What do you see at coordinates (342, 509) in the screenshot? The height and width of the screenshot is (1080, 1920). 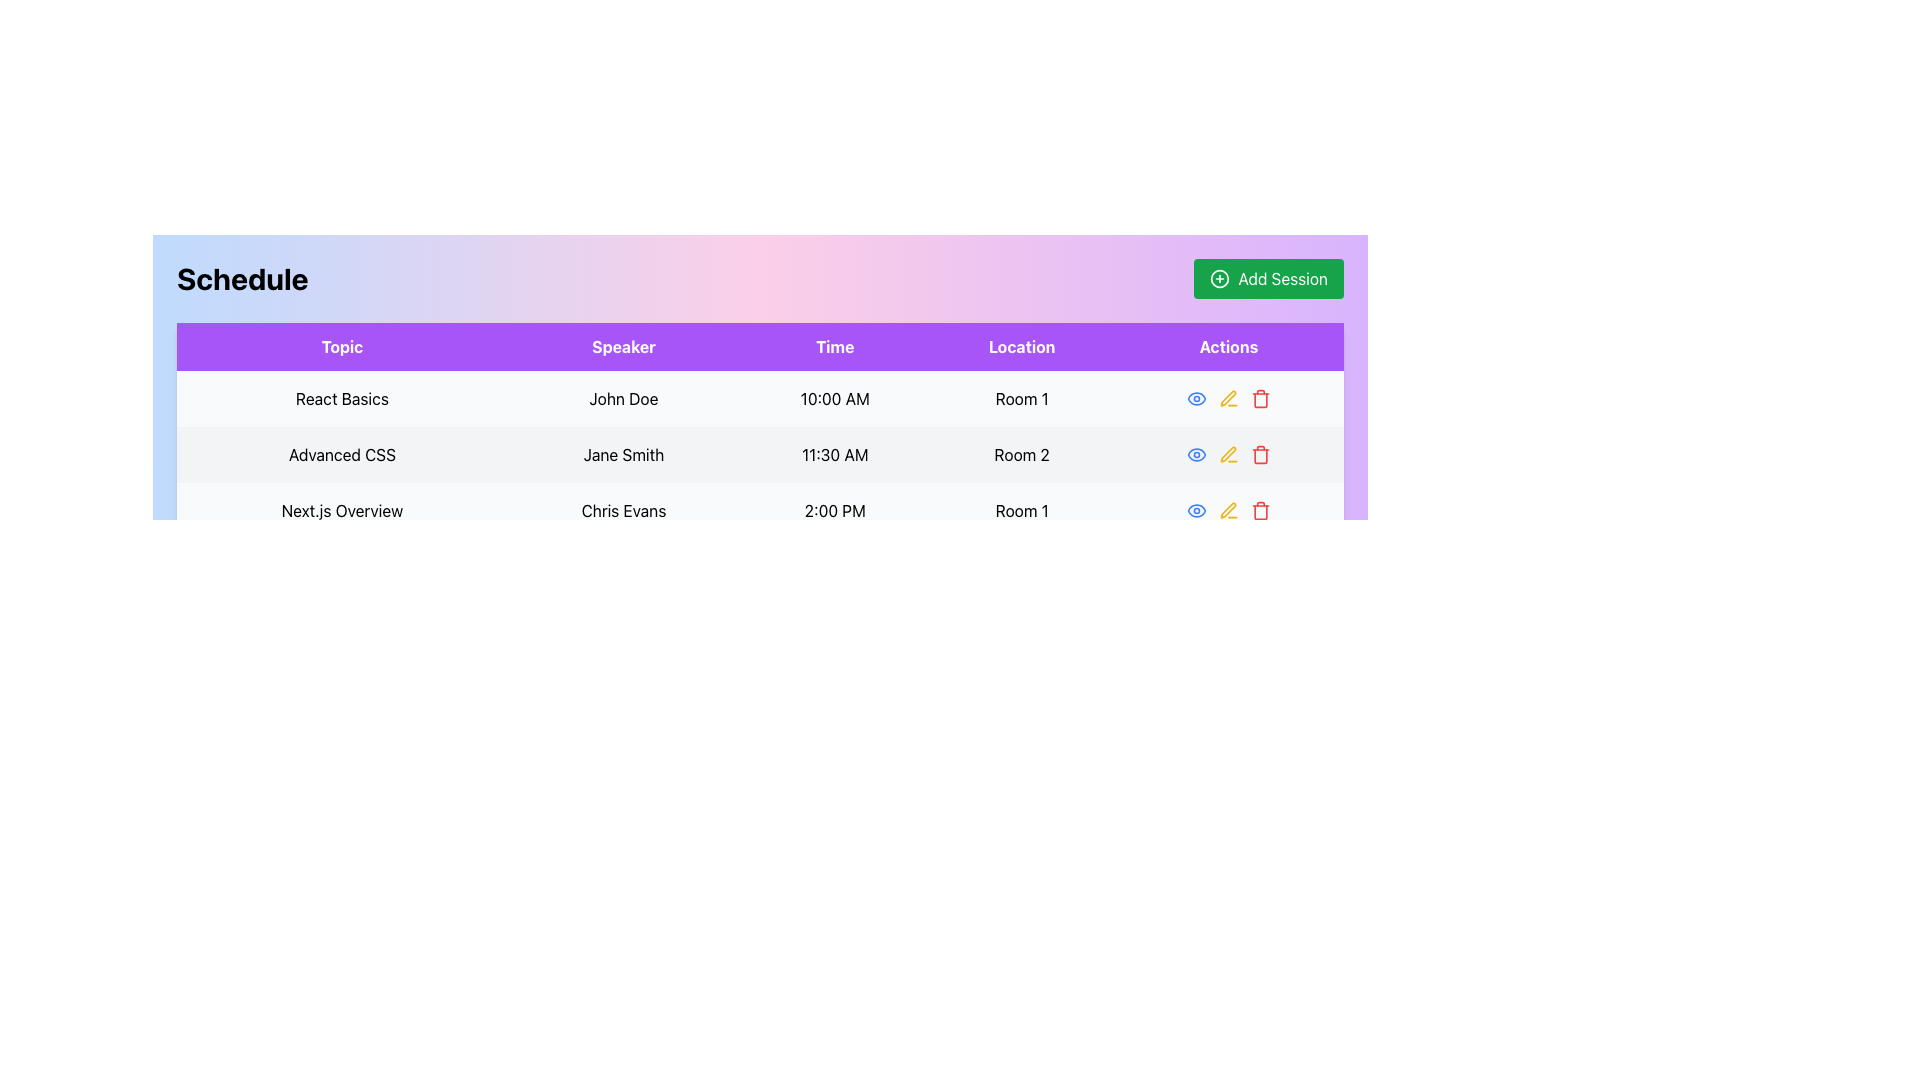 I see `the text label in the conference schedule that indicates the session's title, positioned in the first column of the third row, directly below 'React Basics' and 'Advanced CSS'` at bounding box center [342, 509].